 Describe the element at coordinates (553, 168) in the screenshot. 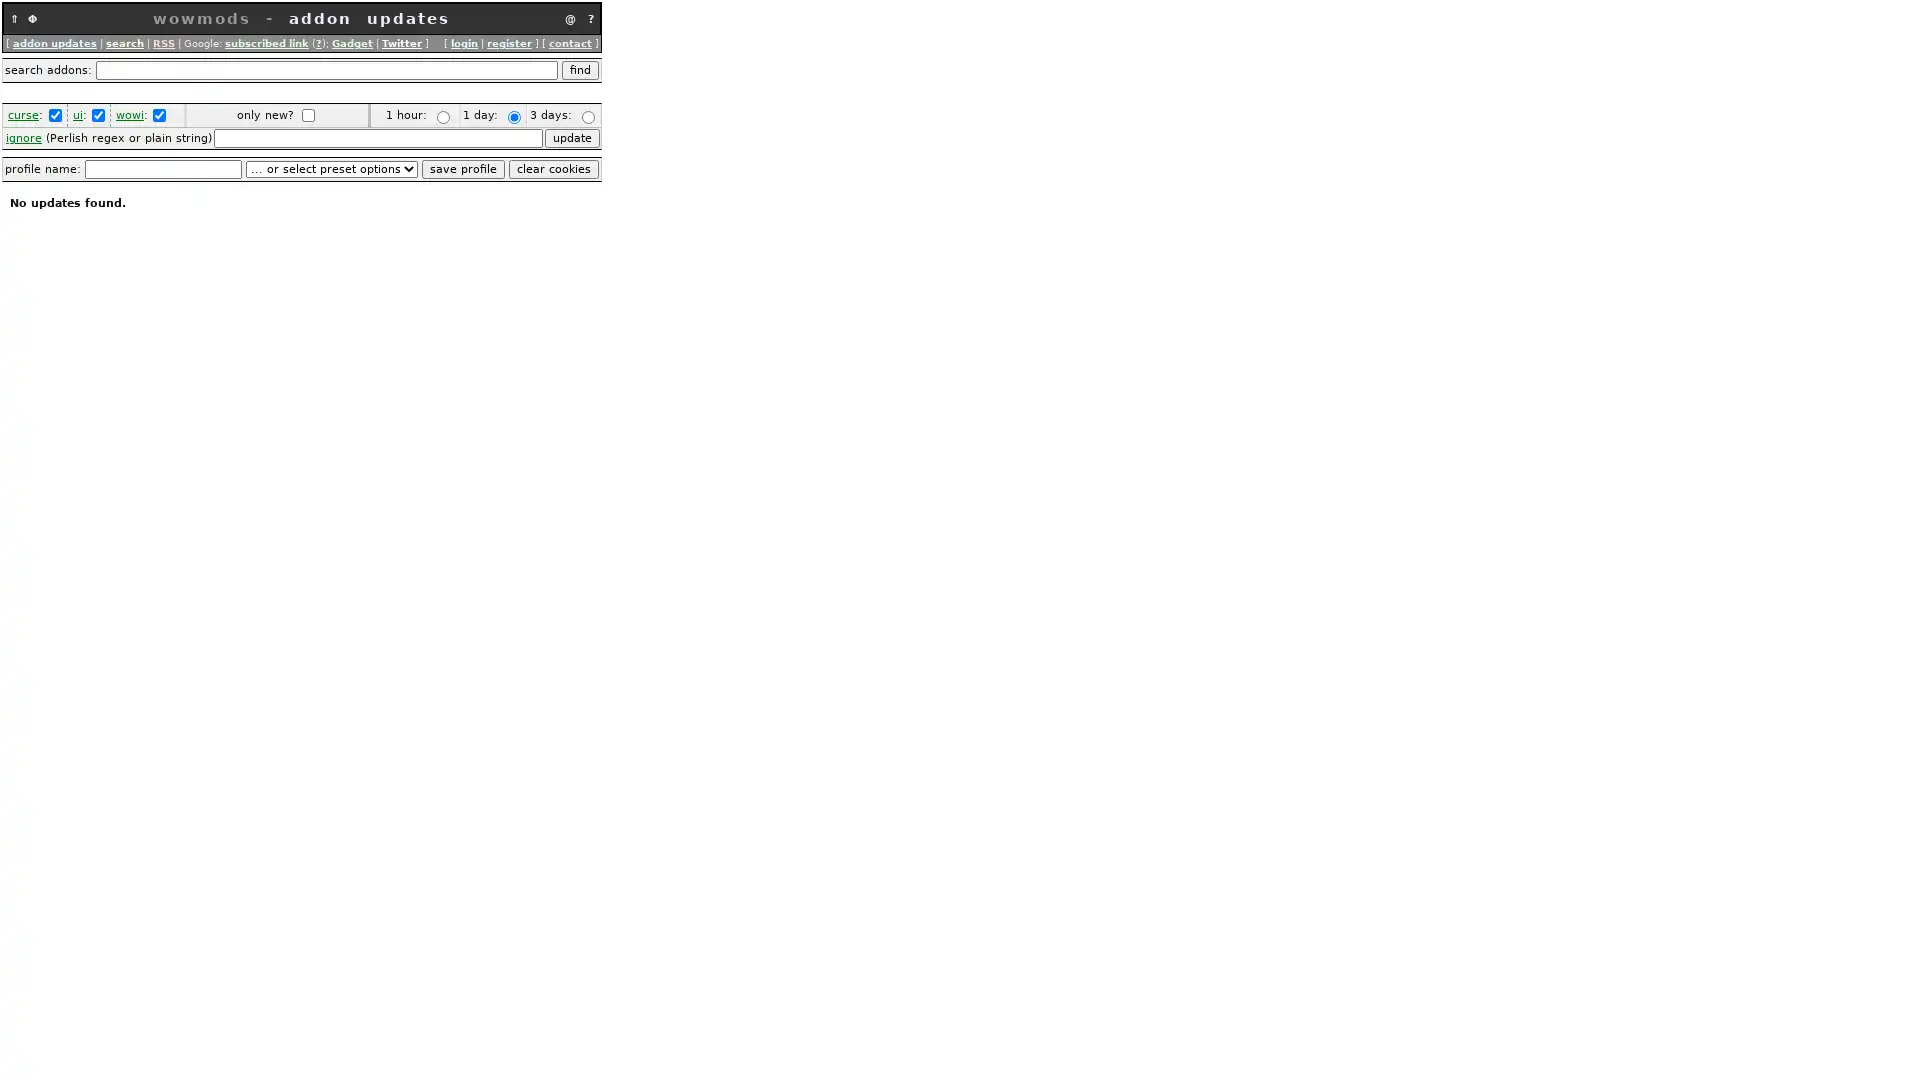

I see `clear cookies` at that location.